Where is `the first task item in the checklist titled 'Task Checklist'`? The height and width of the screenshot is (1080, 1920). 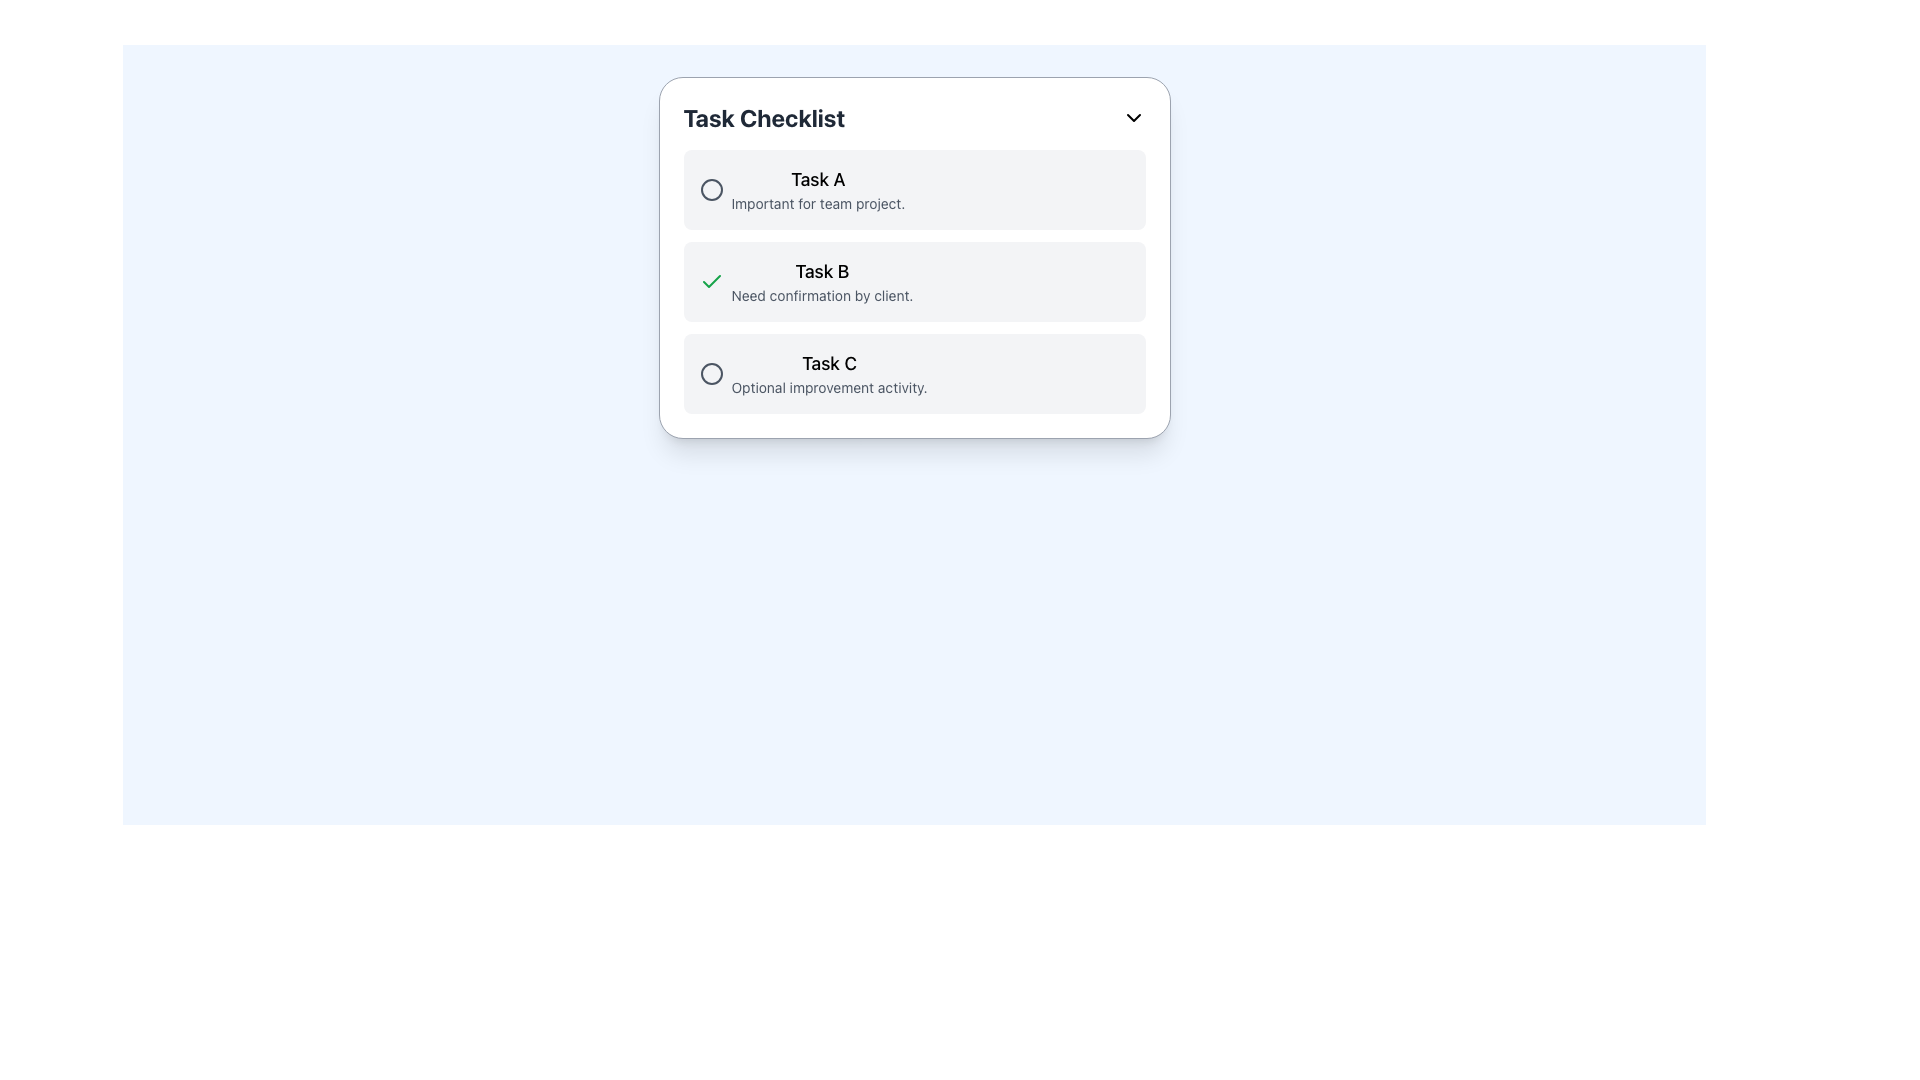 the first task item in the checklist titled 'Task Checklist' is located at coordinates (802, 189).